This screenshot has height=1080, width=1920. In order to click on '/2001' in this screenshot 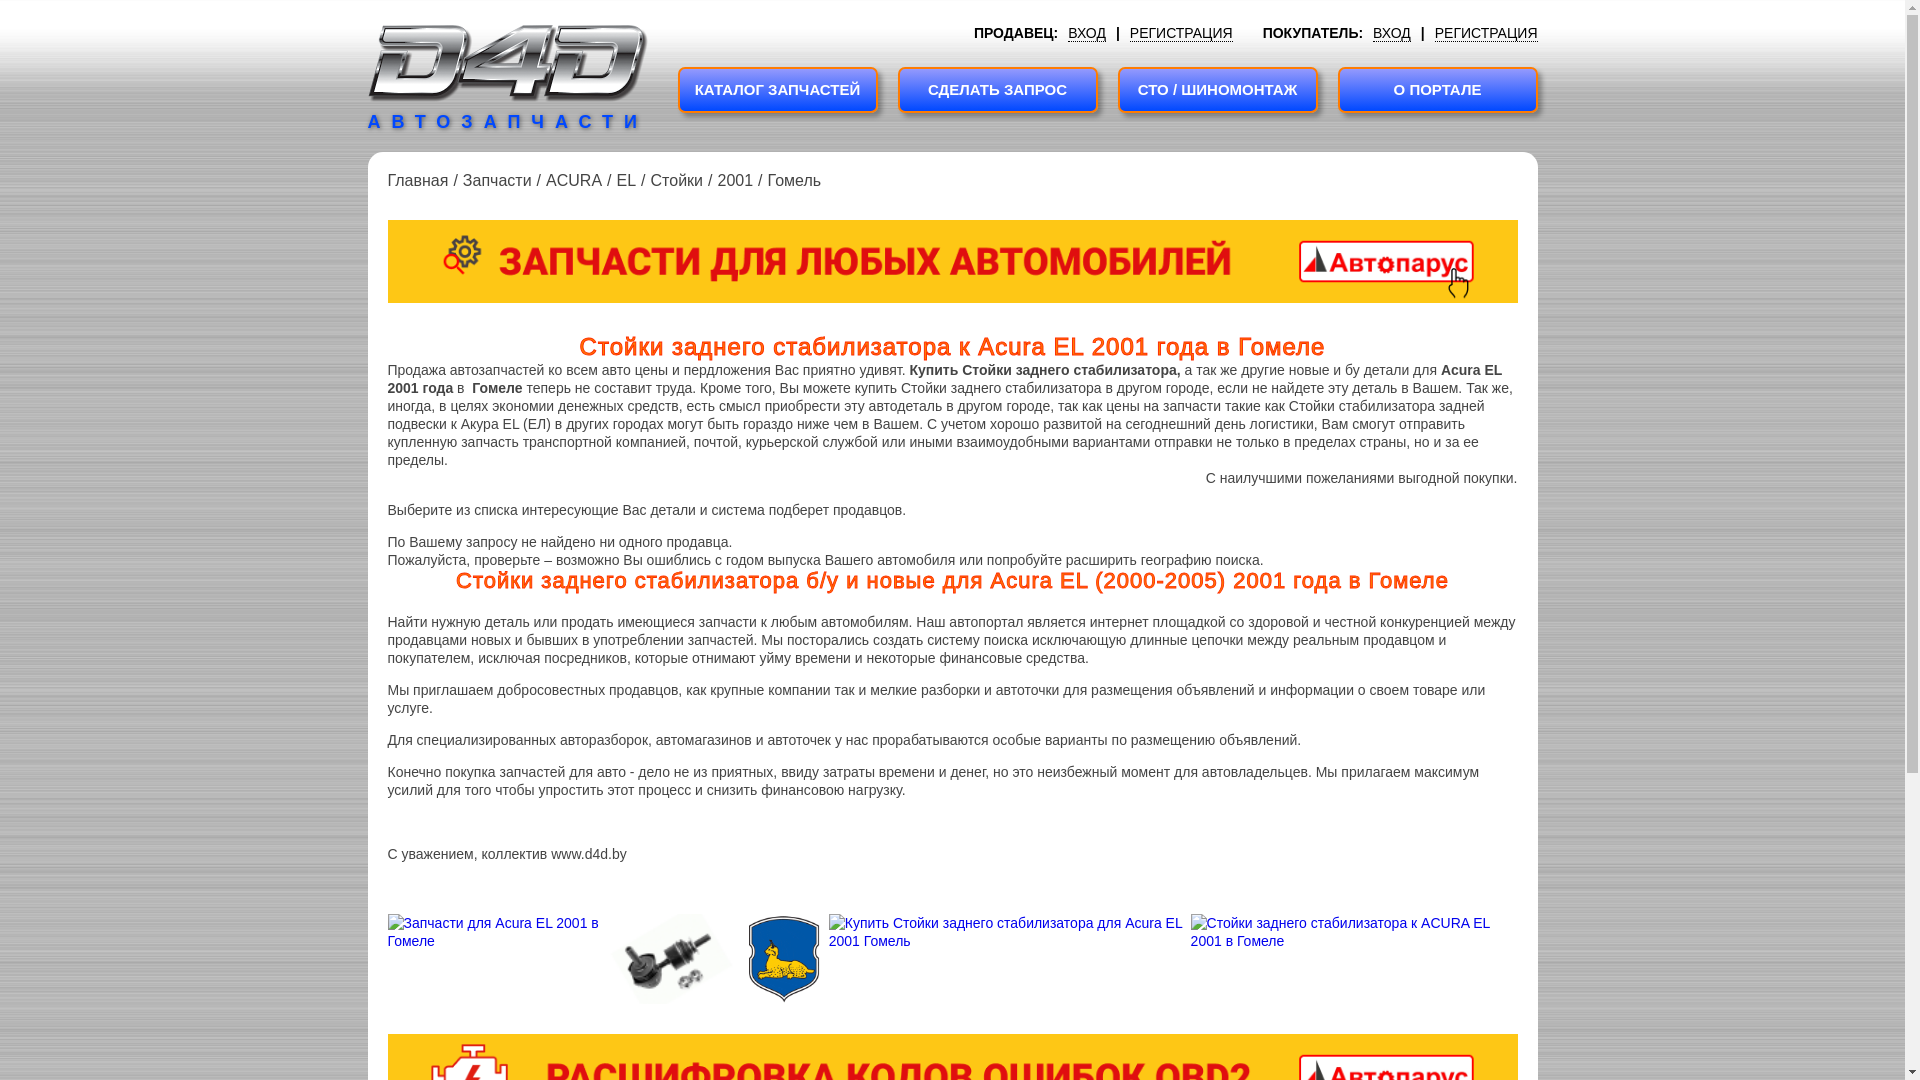, I will do `click(702, 181)`.